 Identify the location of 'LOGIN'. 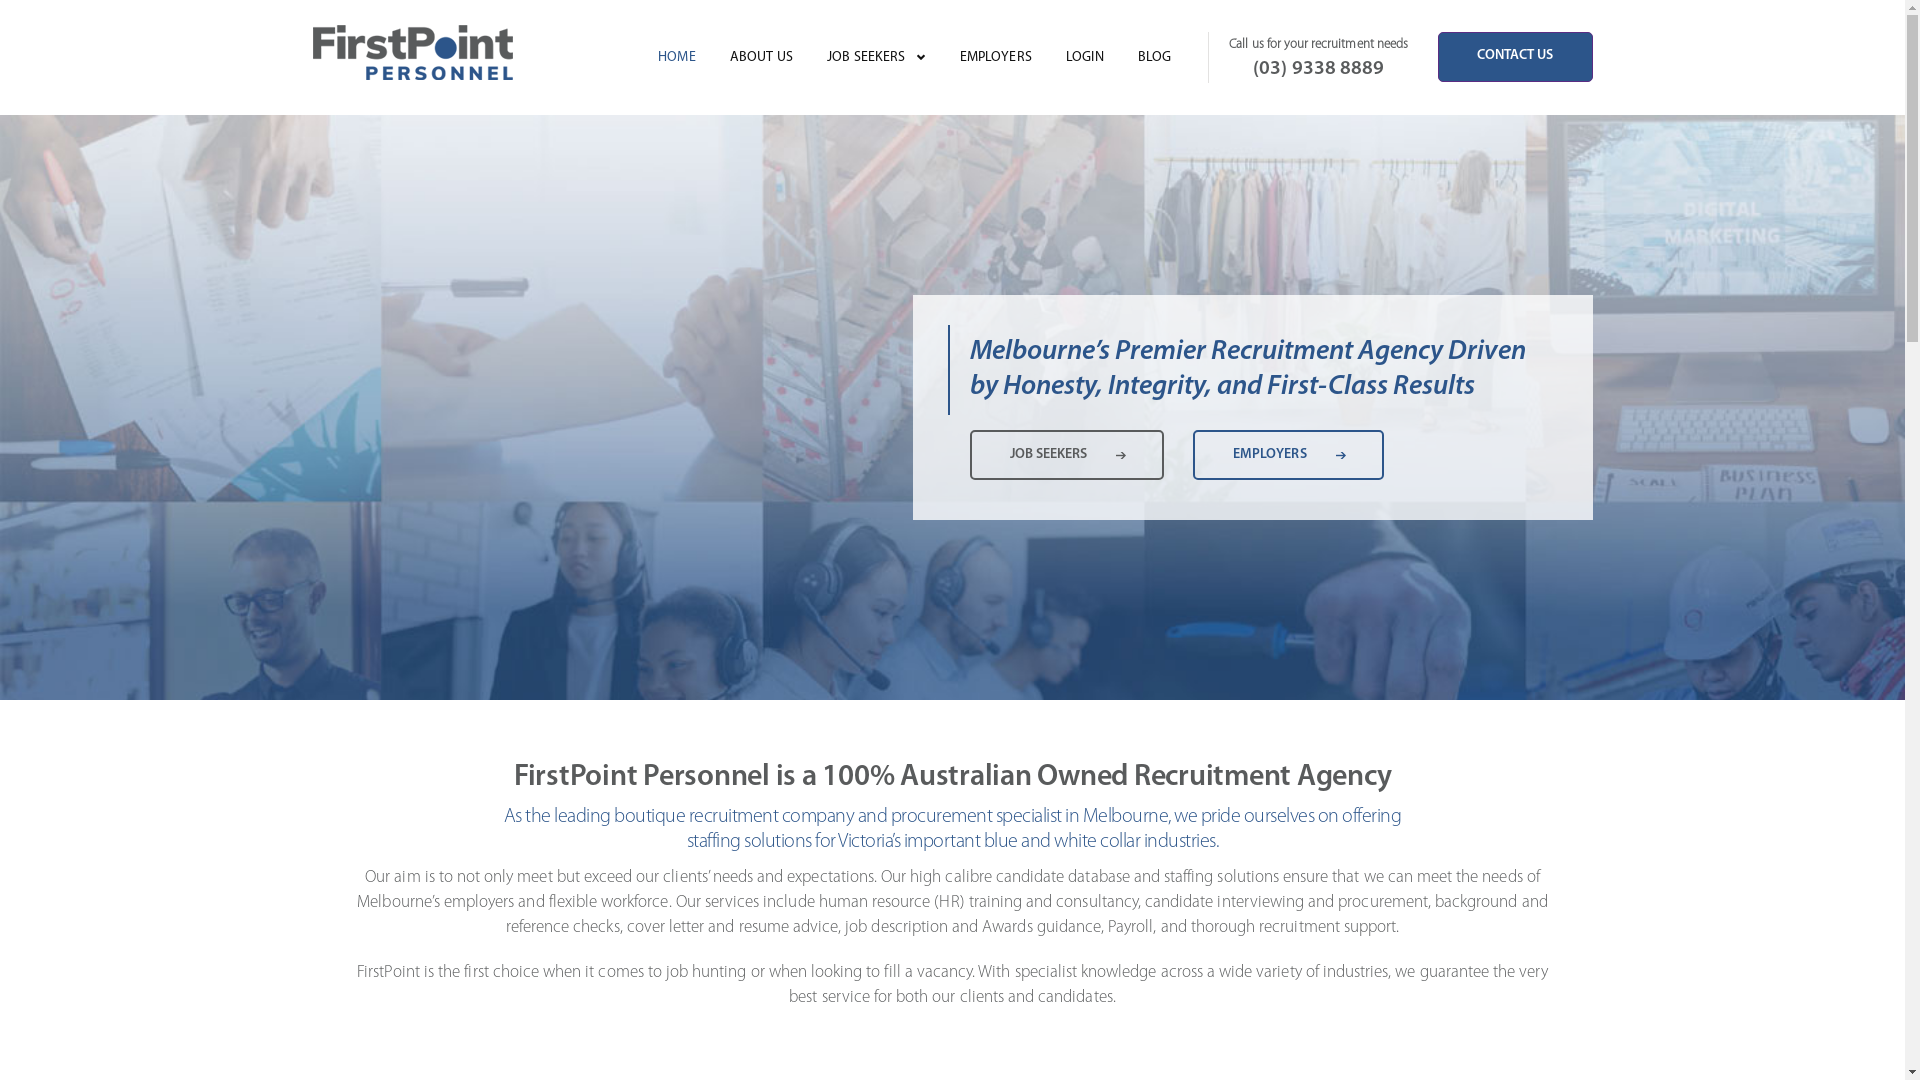
(1083, 56).